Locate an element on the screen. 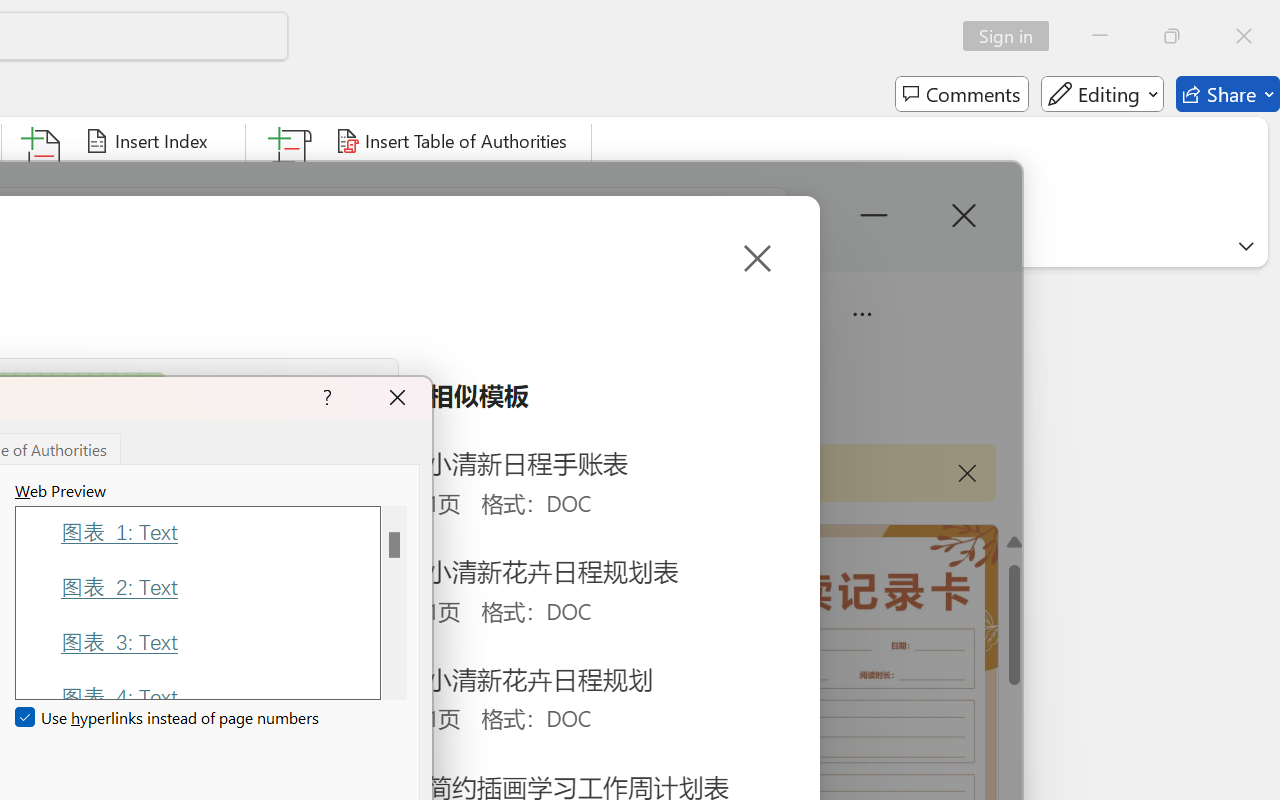 This screenshot has height=800, width=1280. 'Sign in' is located at coordinates (1013, 35).